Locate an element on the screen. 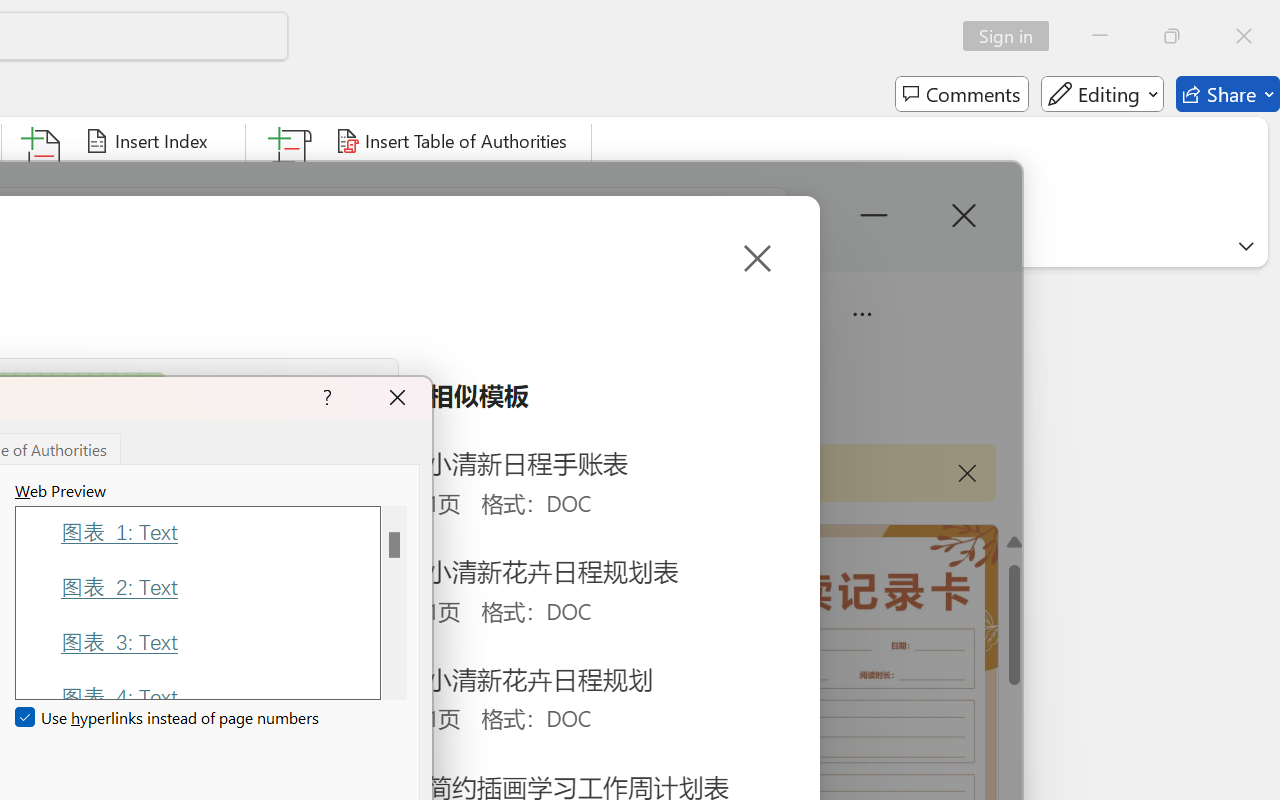 This screenshot has height=800, width=1280. 'Sign in' is located at coordinates (1013, 35).